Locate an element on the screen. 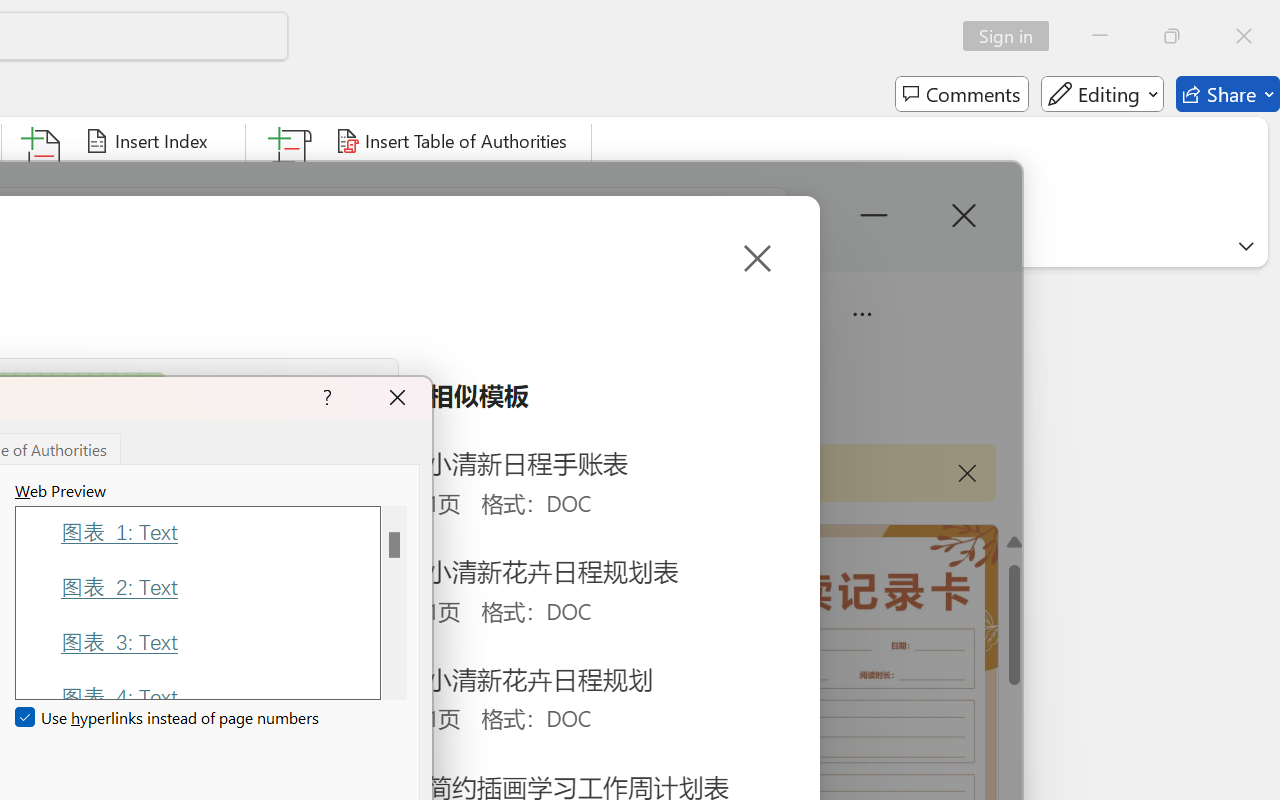 This screenshot has height=800, width=1280. 'Sign in' is located at coordinates (1013, 35).